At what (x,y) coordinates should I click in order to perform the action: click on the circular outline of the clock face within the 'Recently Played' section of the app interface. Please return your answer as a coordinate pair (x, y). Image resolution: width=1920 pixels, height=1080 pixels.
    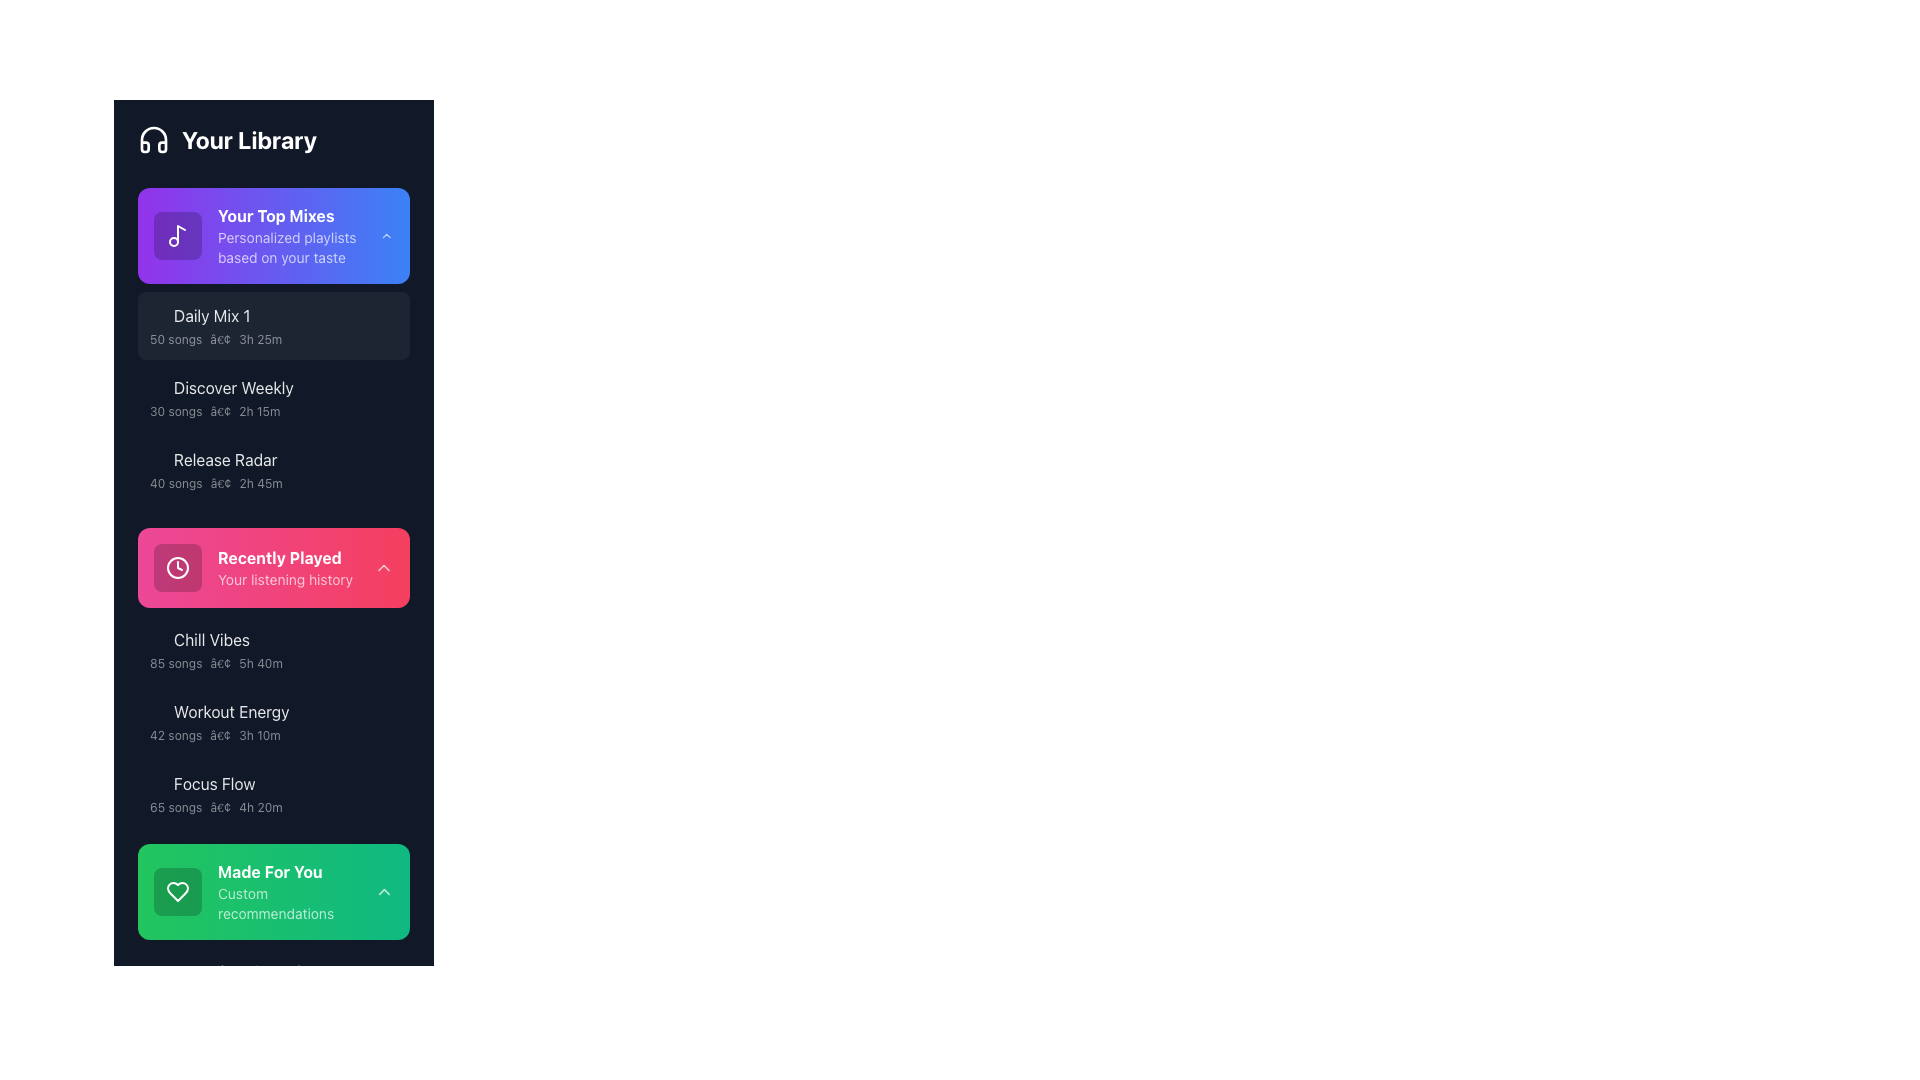
    Looking at the image, I should click on (177, 567).